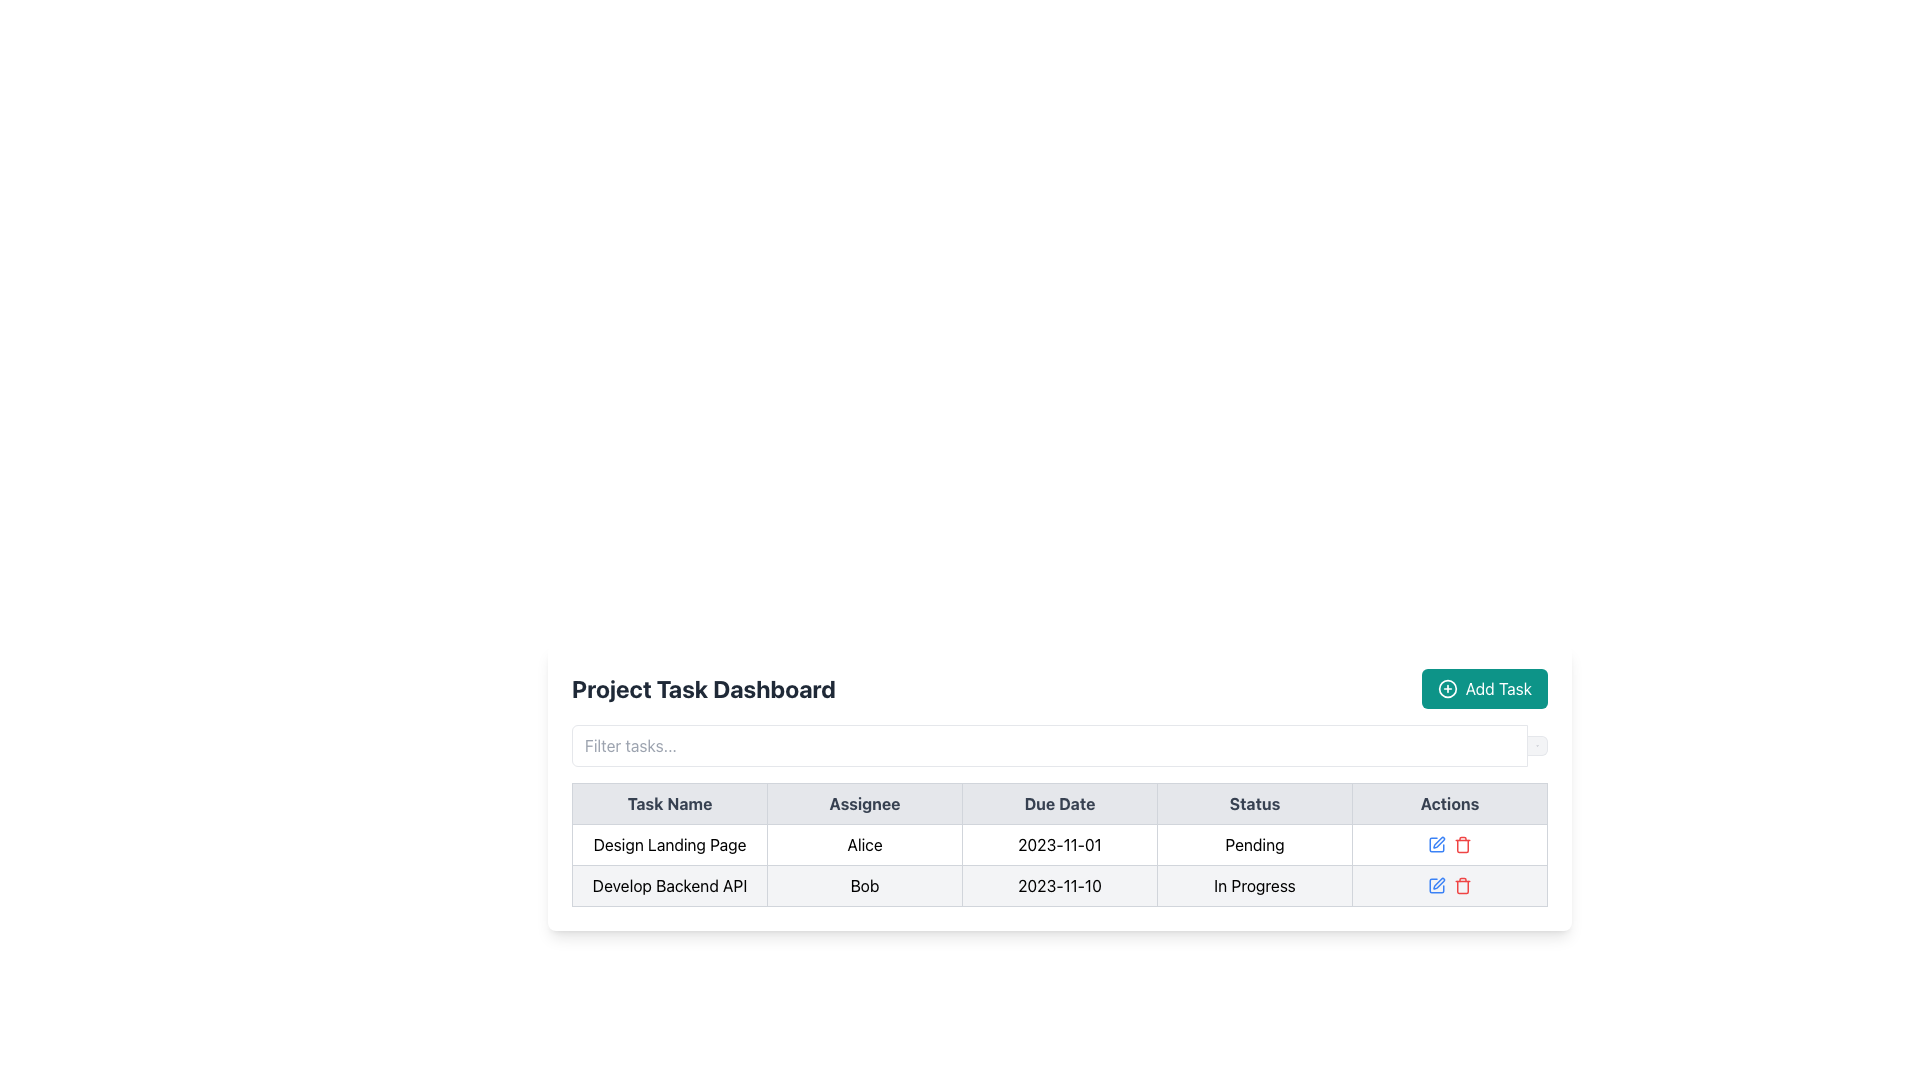 This screenshot has width=1920, height=1080. Describe the element at coordinates (1059, 802) in the screenshot. I see `the Table Header Row at the top of the table which provides column labels for the task data` at that location.